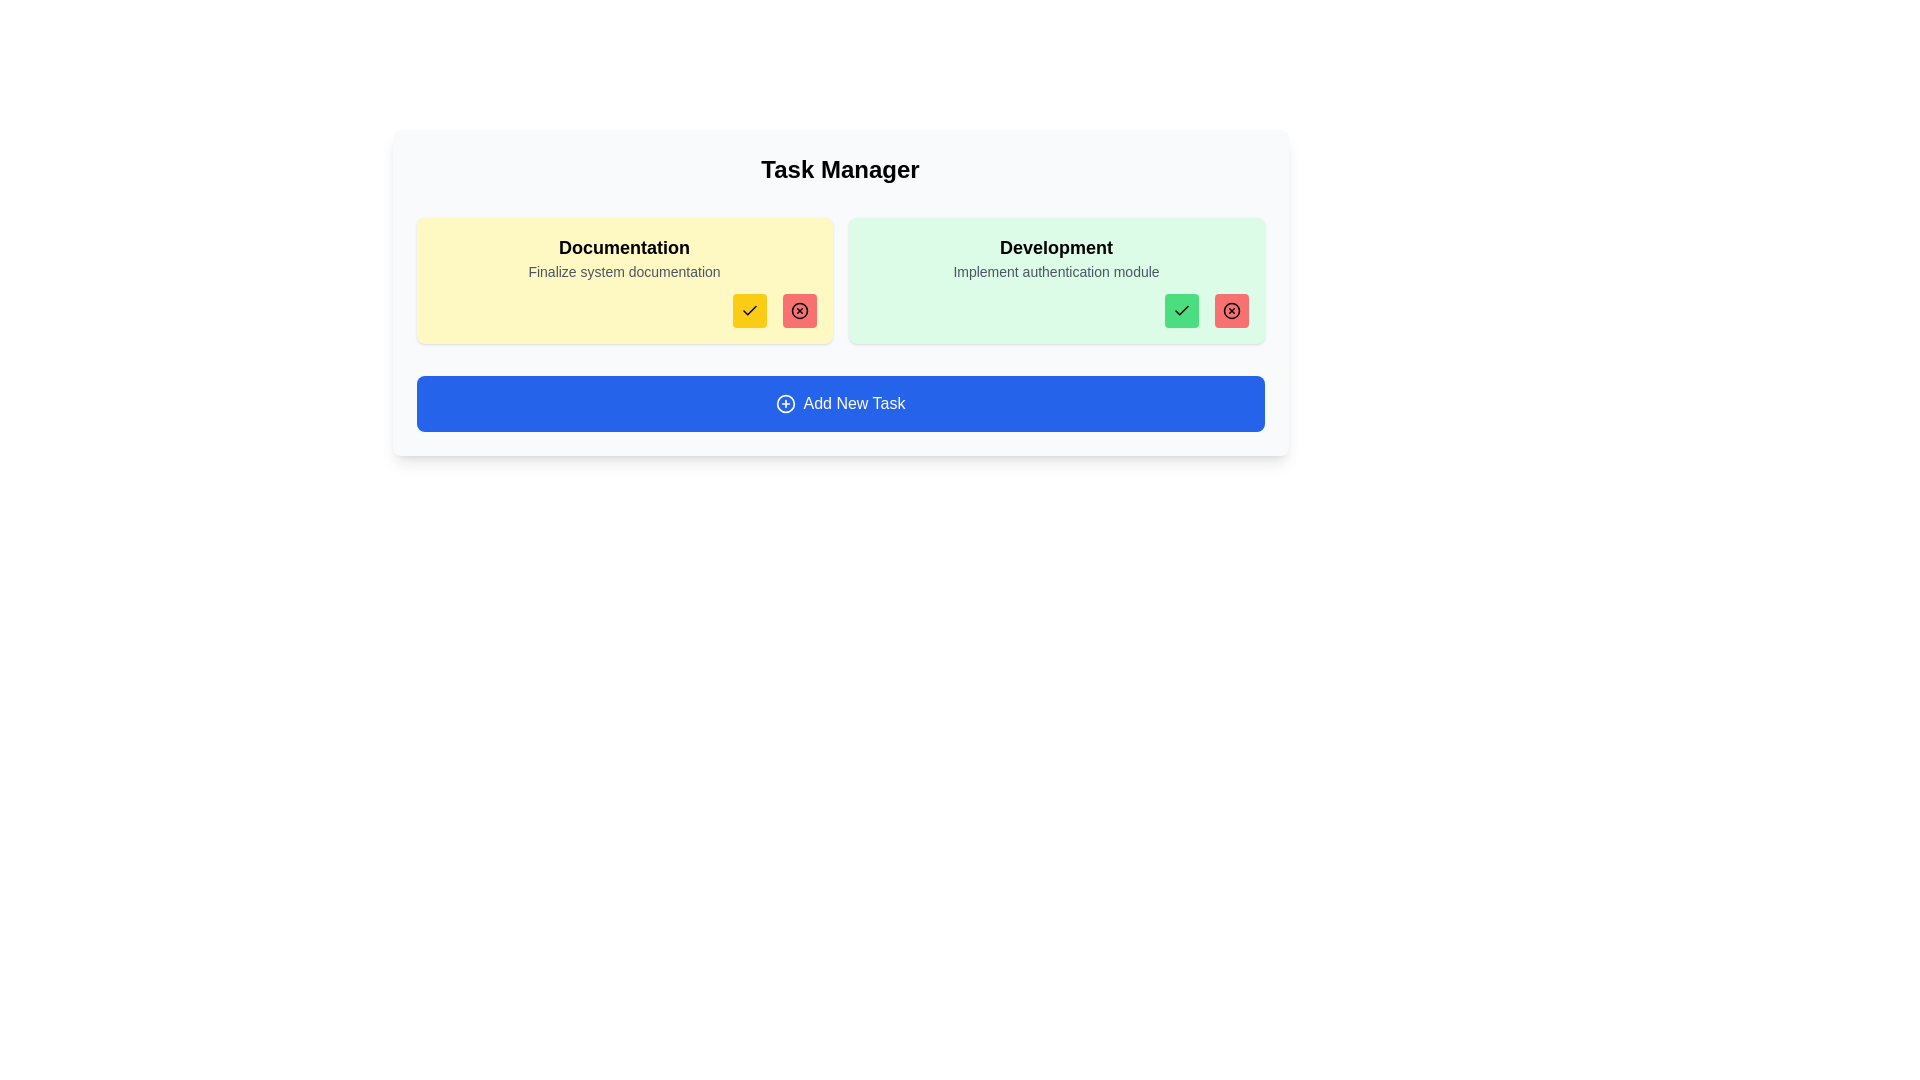 The width and height of the screenshot is (1920, 1080). Describe the element at coordinates (623, 272) in the screenshot. I see `the informational text element located under the 'Documentation' section, which provides additional details about the task and is highlighted with a yellow background` at that location.